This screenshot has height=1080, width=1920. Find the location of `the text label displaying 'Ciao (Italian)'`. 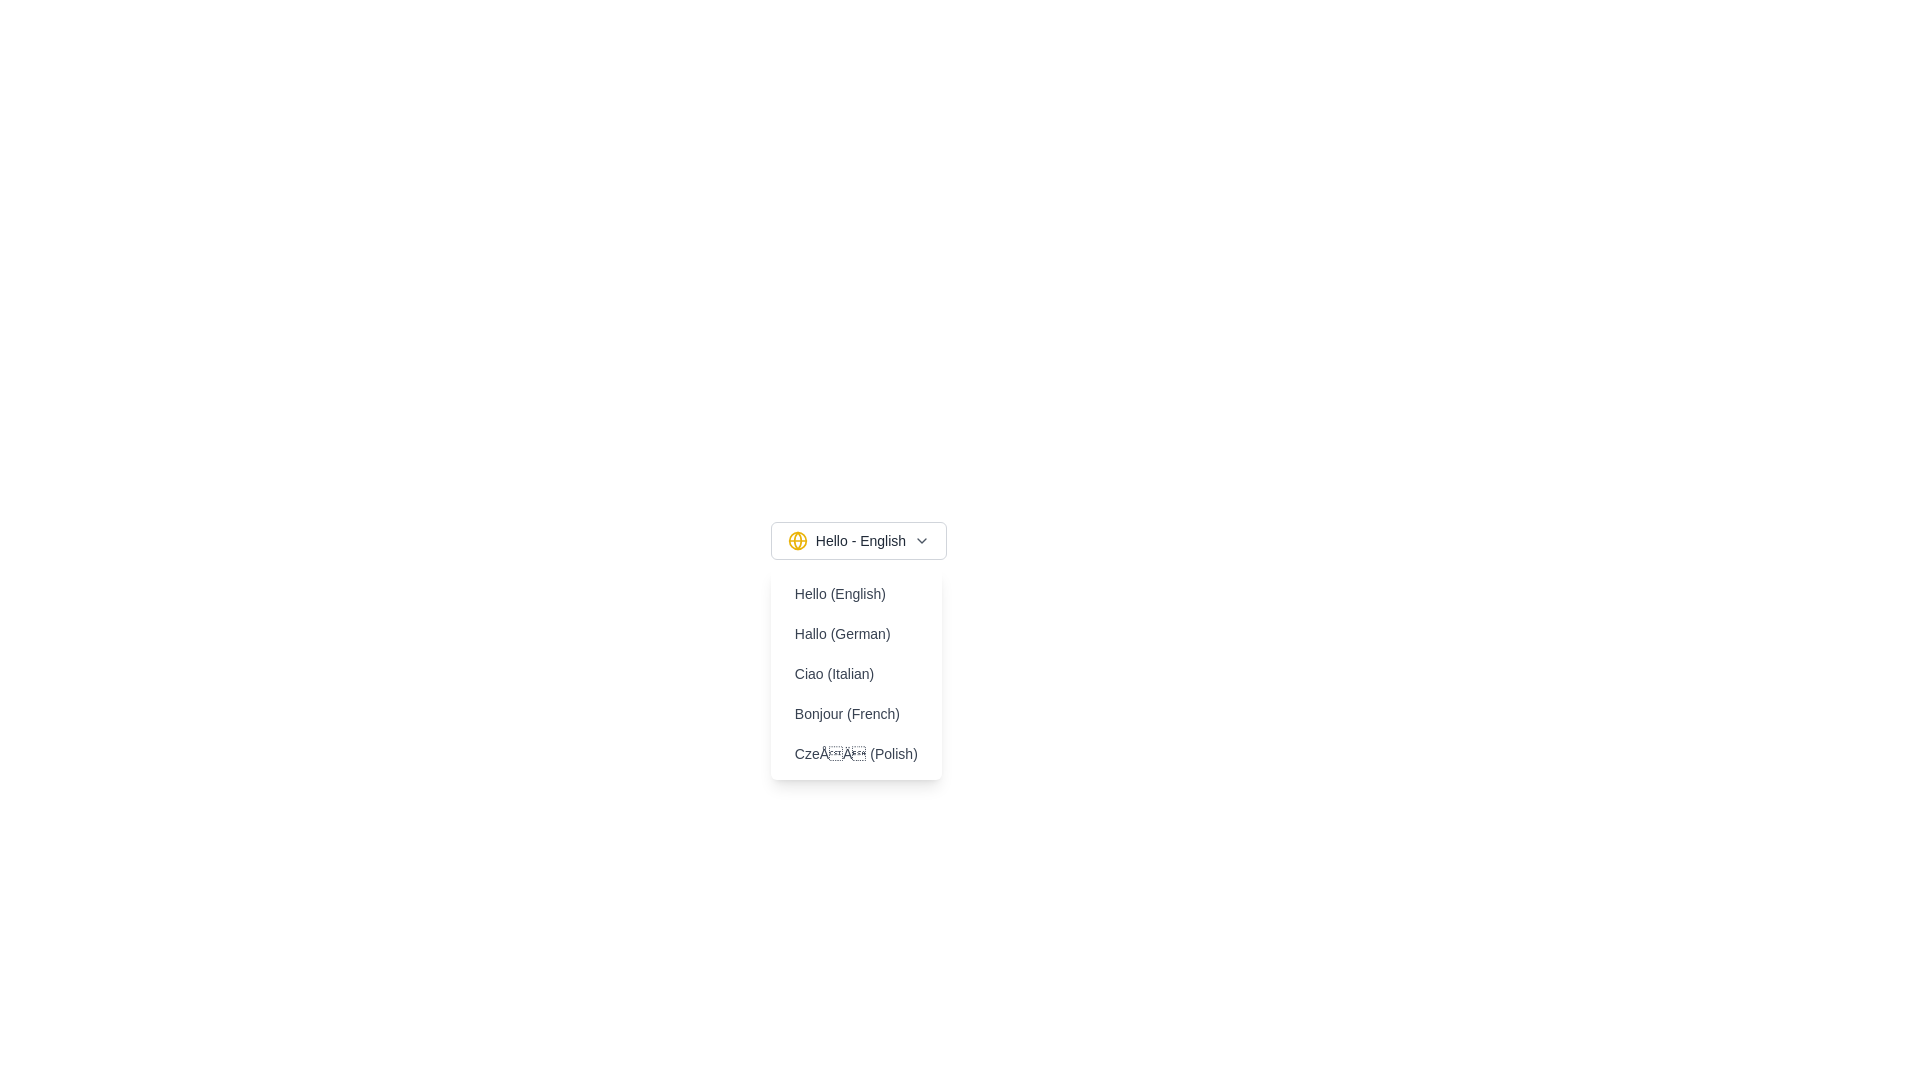

the text label displaying 'Ciao (Italian)' is located at coordinates (856, 674).